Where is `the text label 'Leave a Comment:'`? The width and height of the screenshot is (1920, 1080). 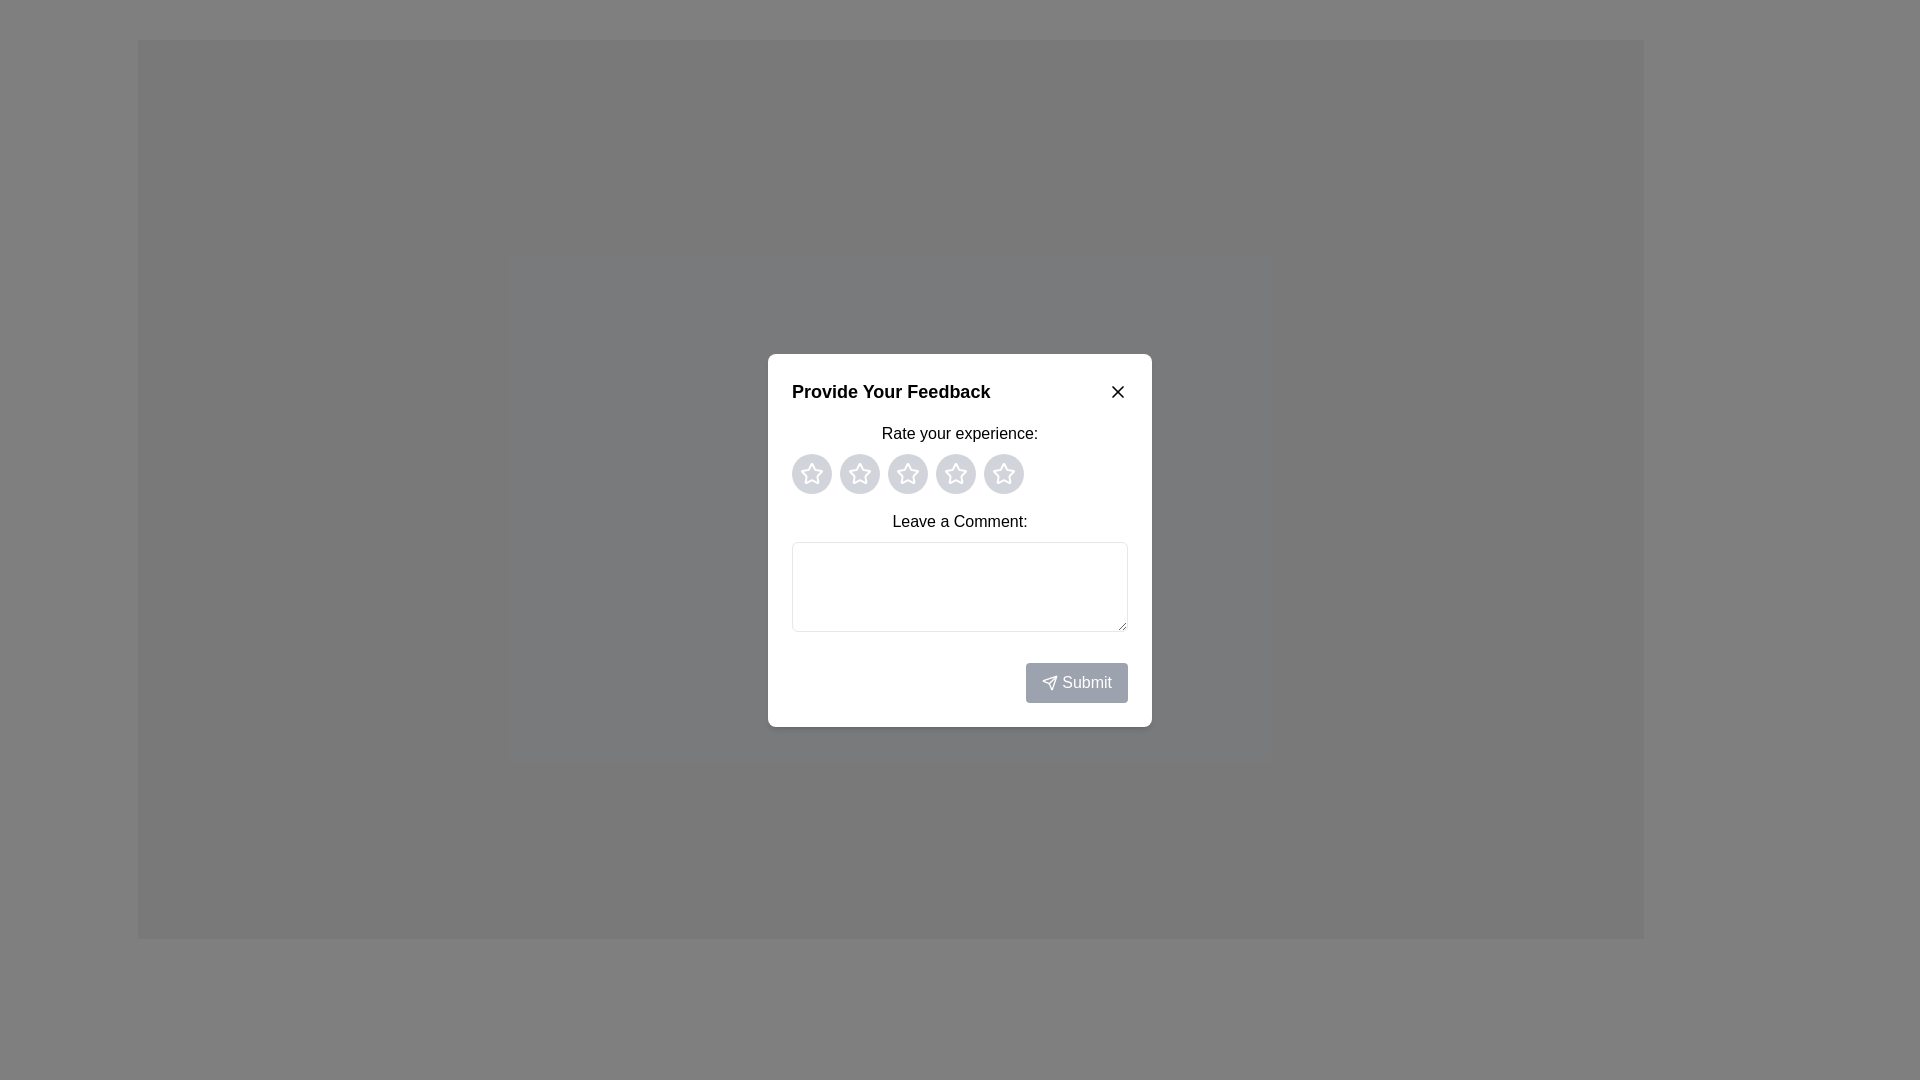
the text label 'Leave a Comment:' is located at coordinates (960, 520).